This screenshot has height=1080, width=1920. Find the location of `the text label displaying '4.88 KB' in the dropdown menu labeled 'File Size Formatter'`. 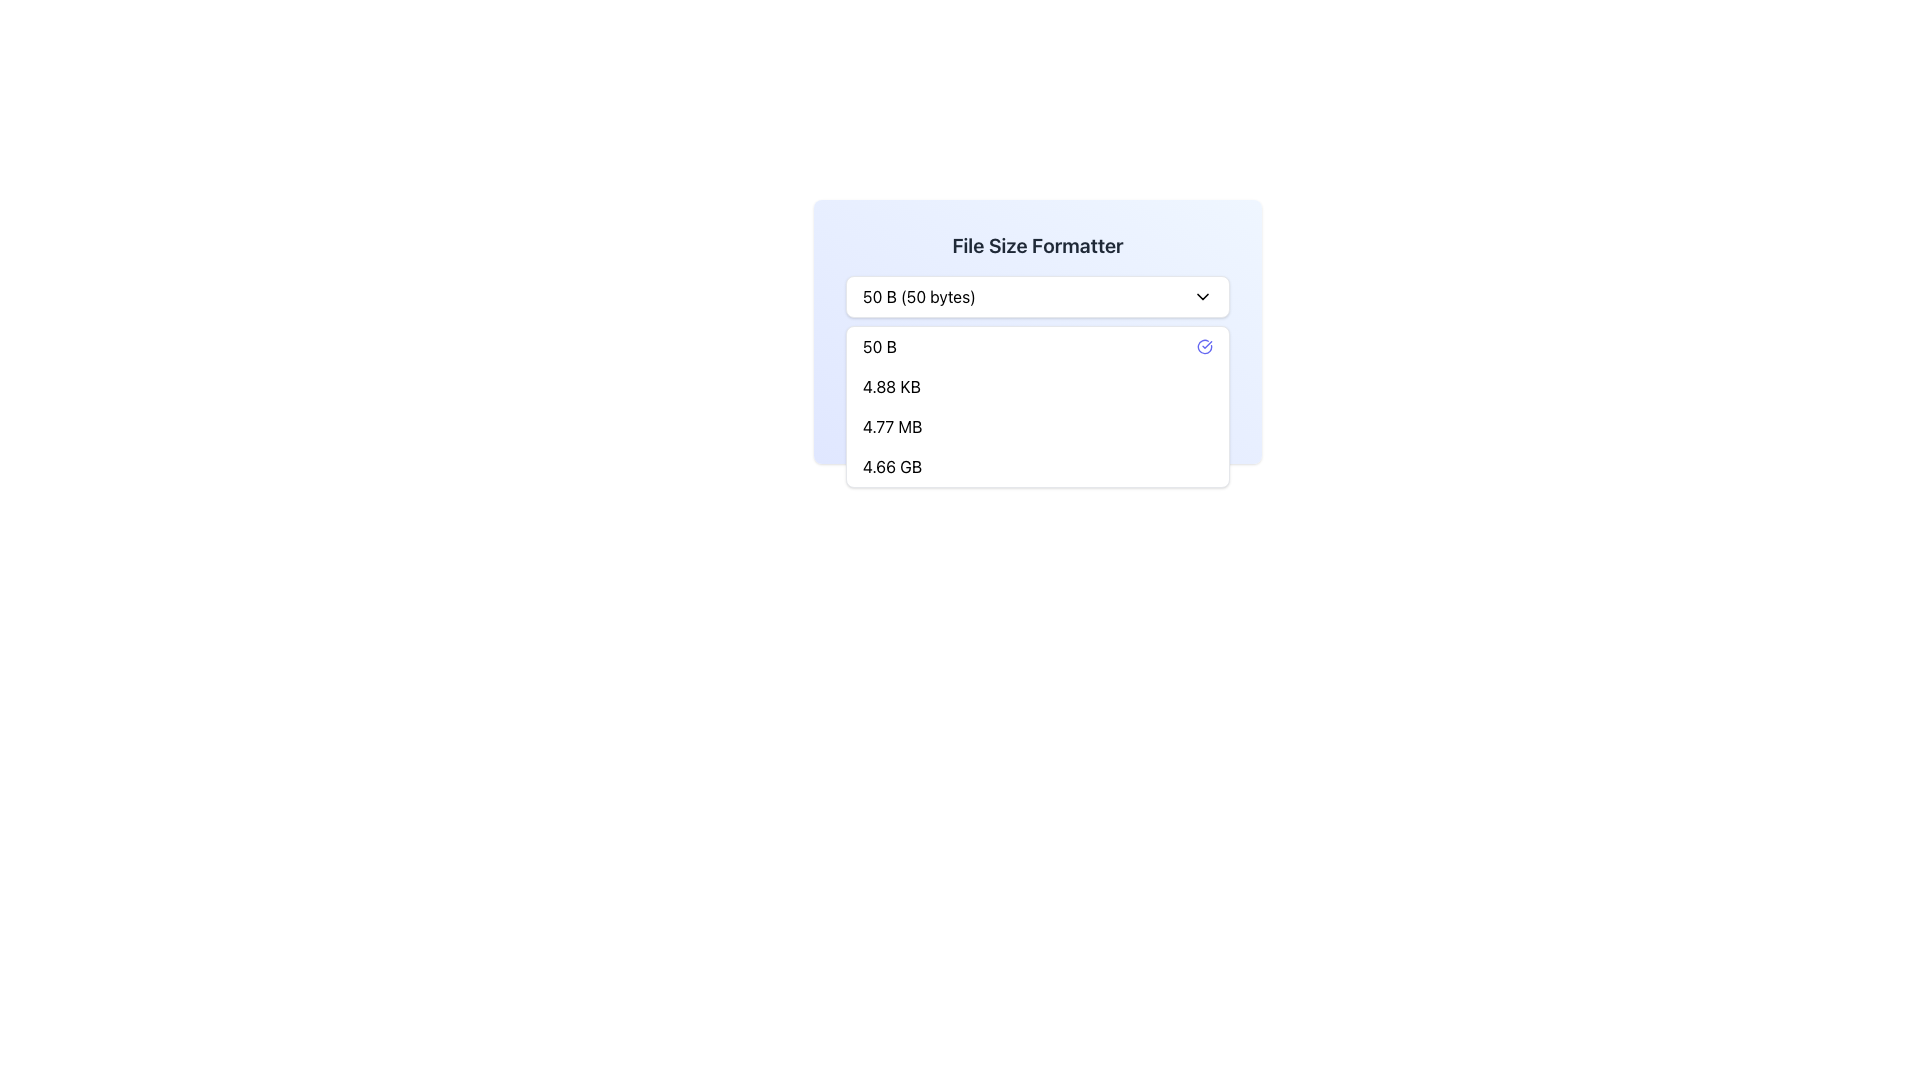

the text label displaying '4.88 KB' in the dropdown menu labeled 'File Size Formatter' is located at coordinates (890, 386).